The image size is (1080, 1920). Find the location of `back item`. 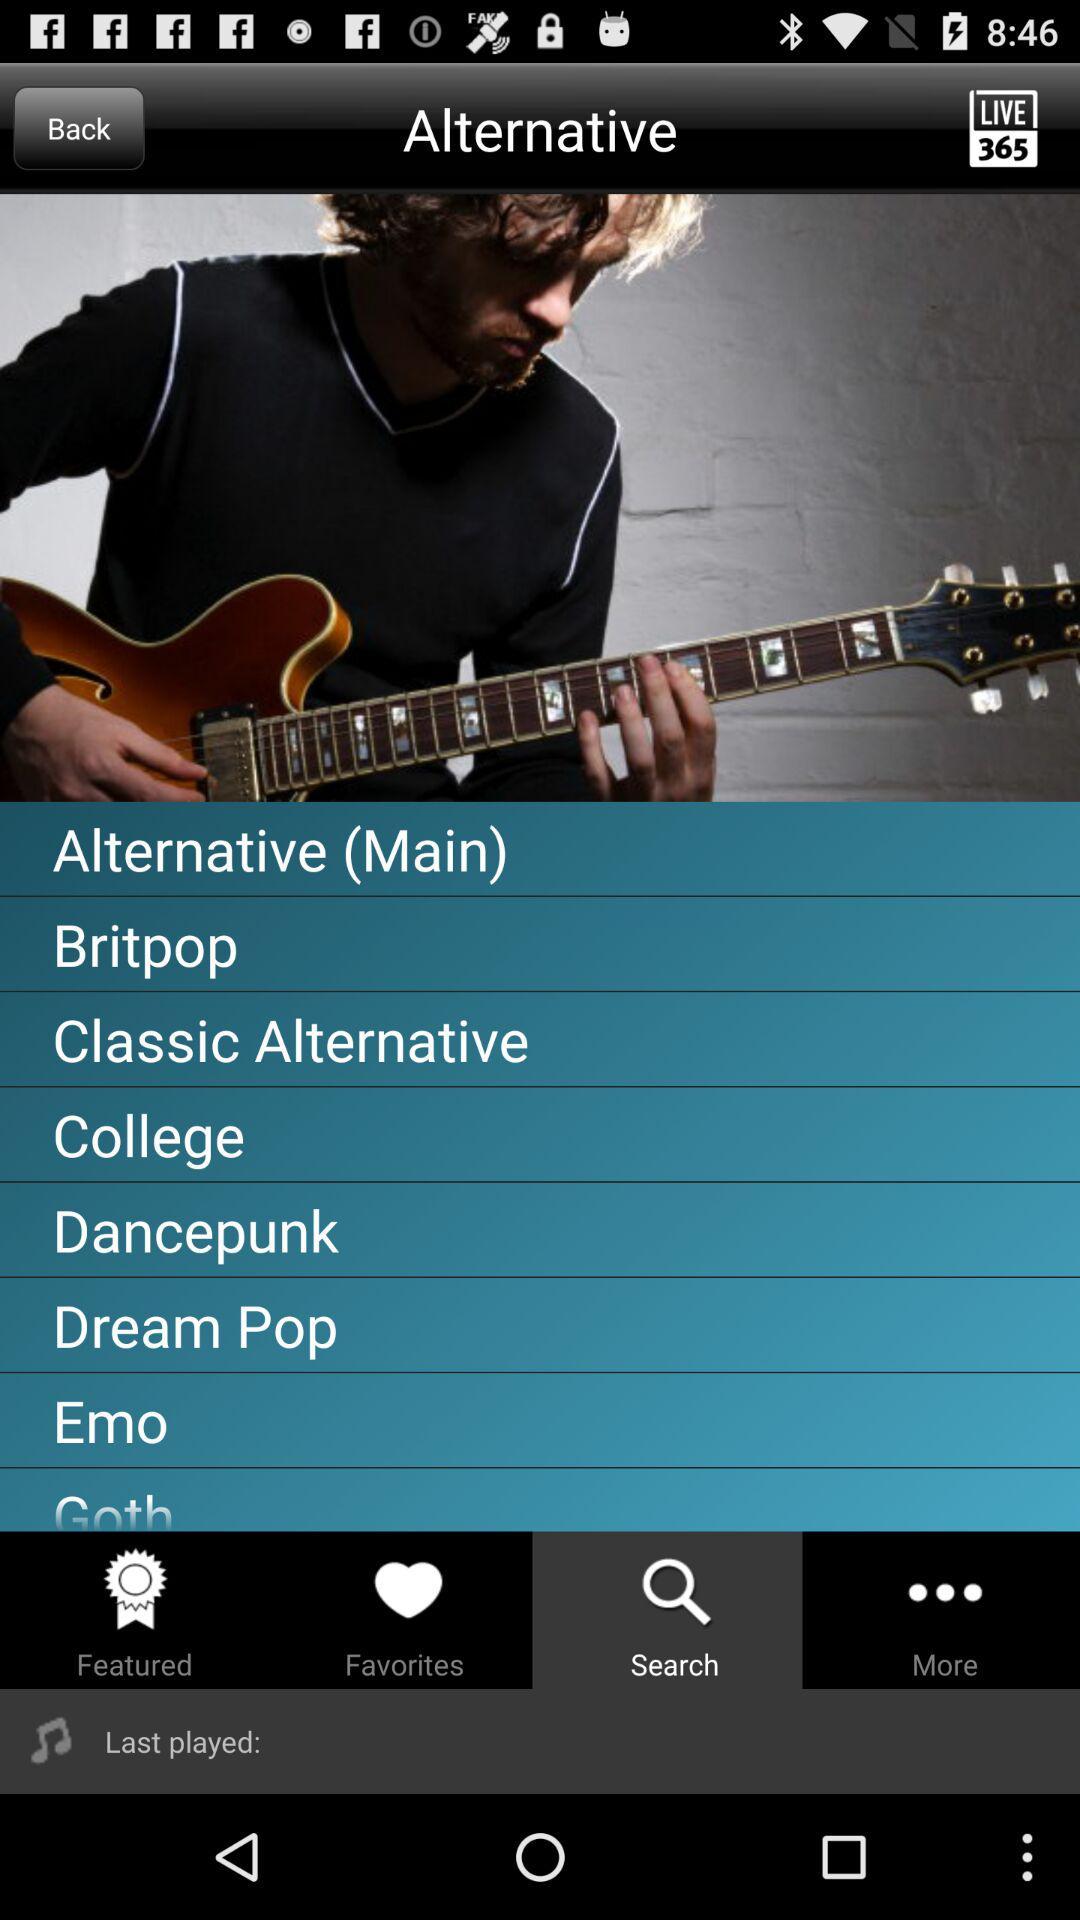

back item is located at coordinates (78, 127).